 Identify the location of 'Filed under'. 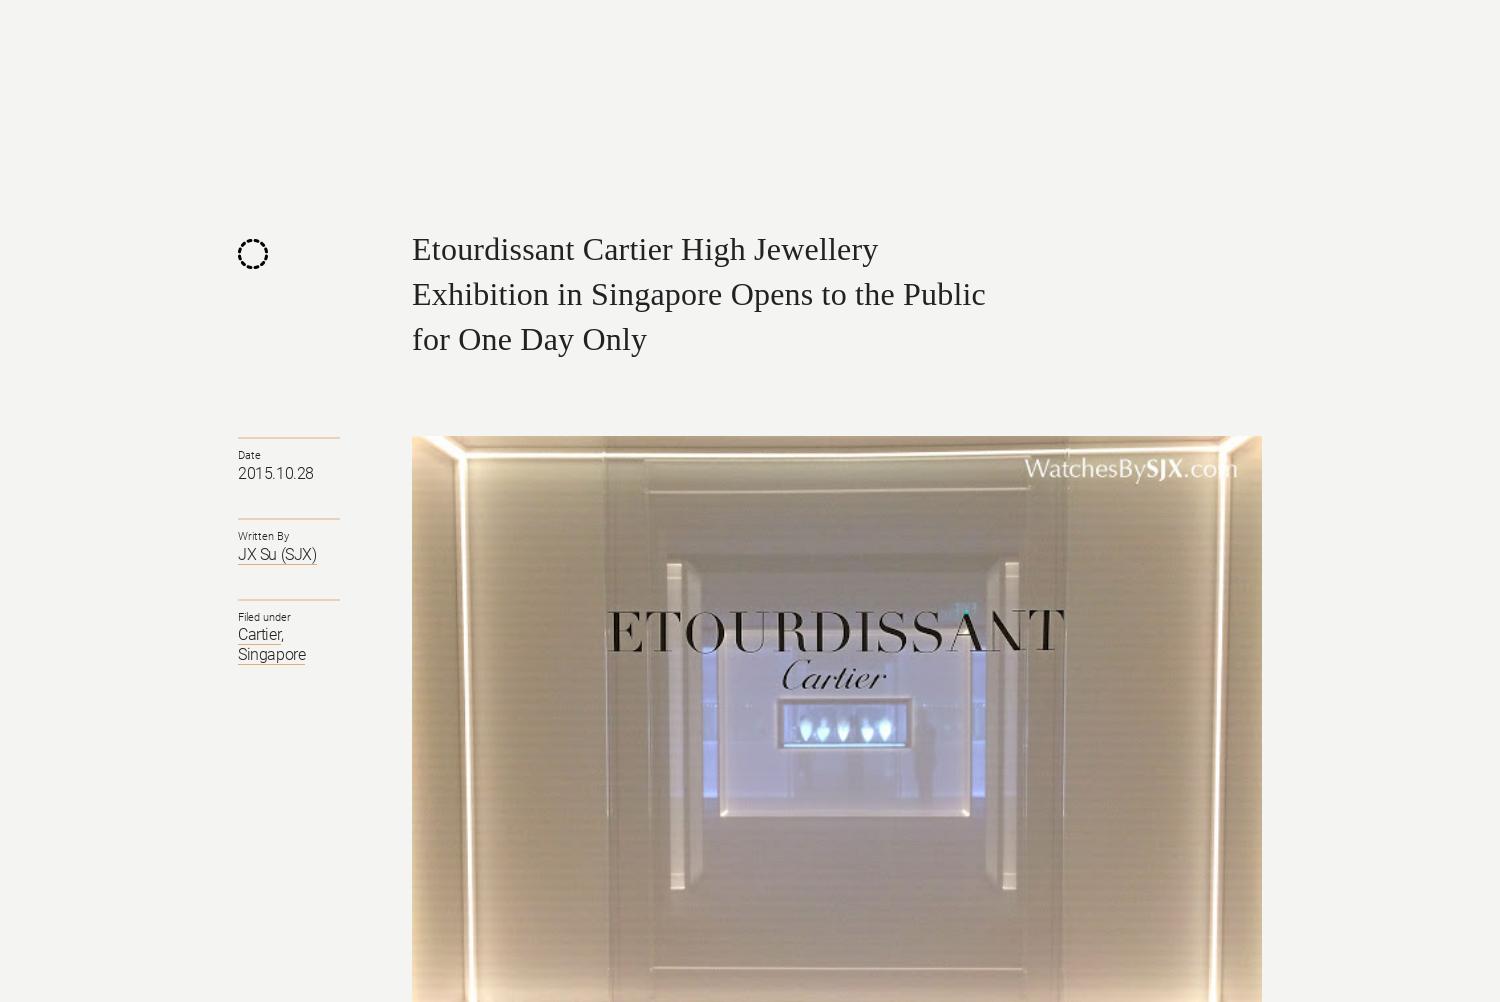
(237, 615).